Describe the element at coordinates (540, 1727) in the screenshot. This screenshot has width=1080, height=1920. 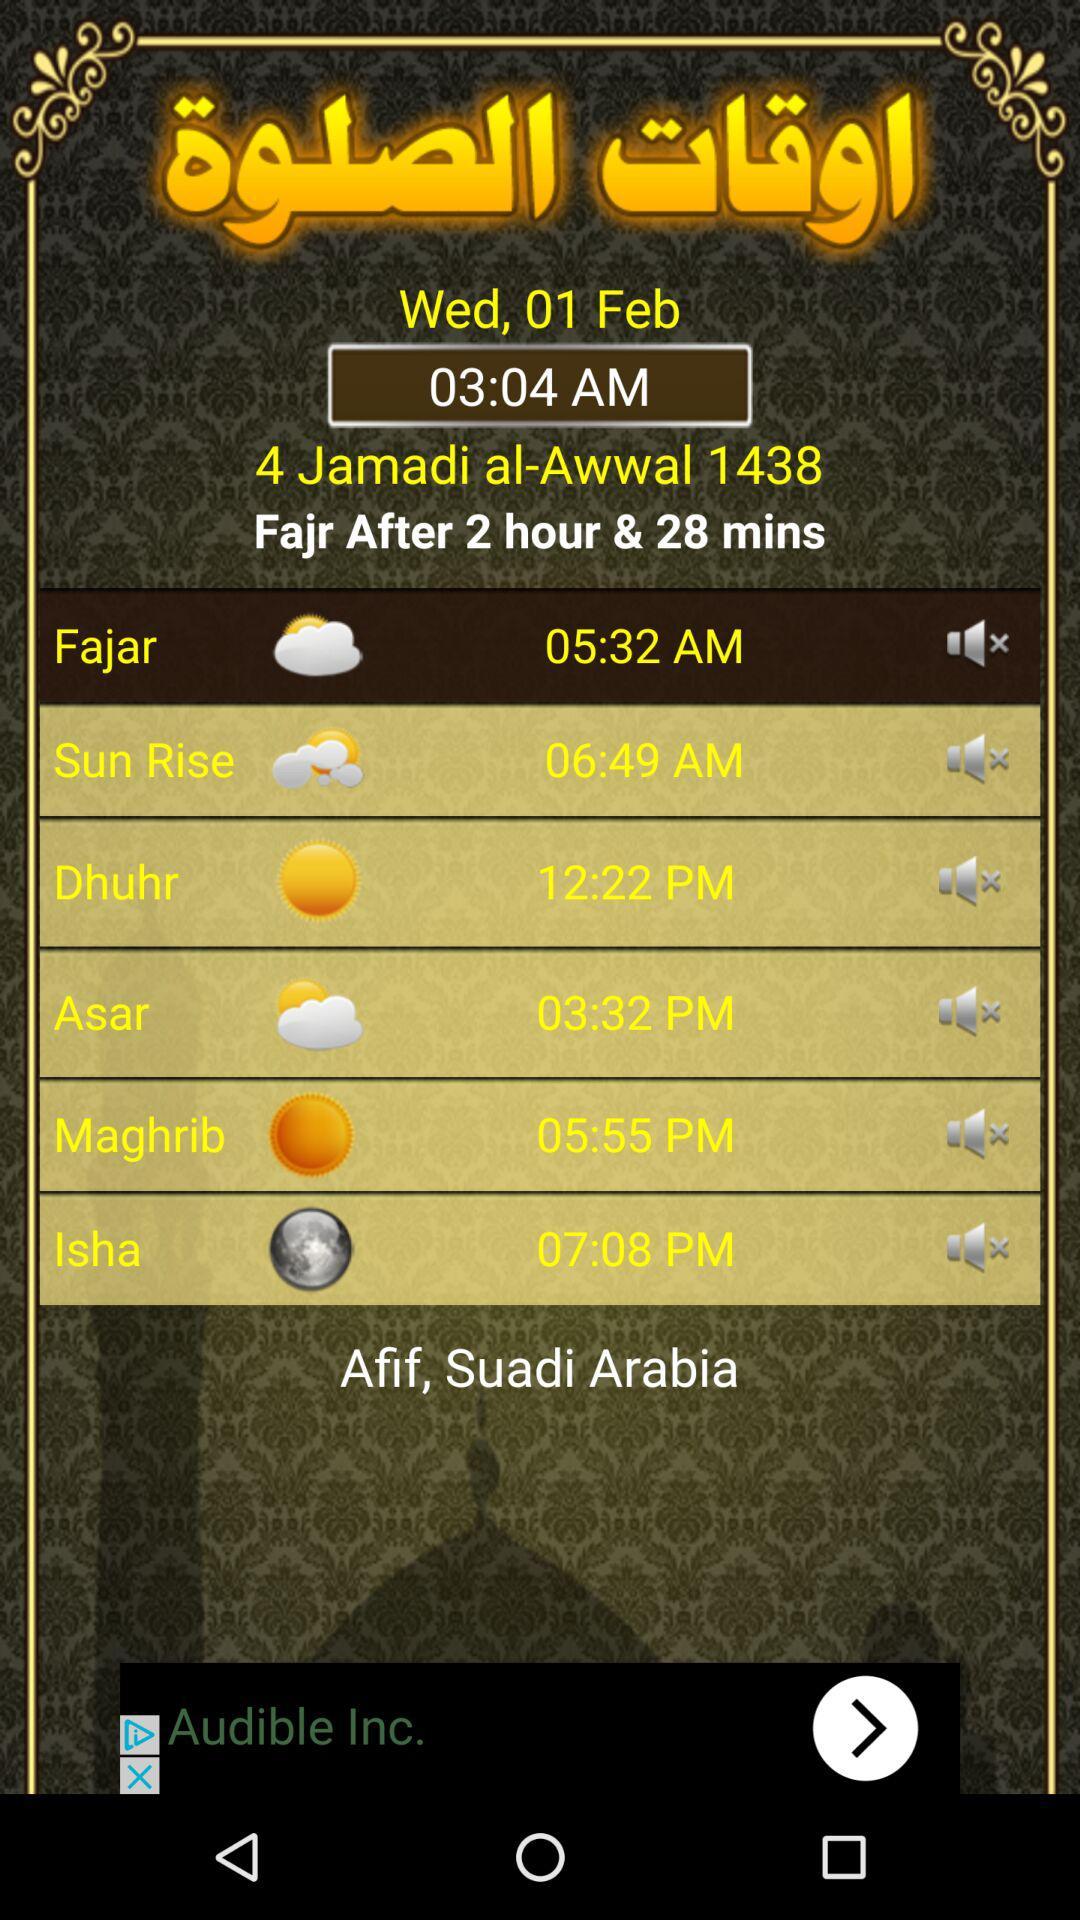
I see `advertisement` at that location.